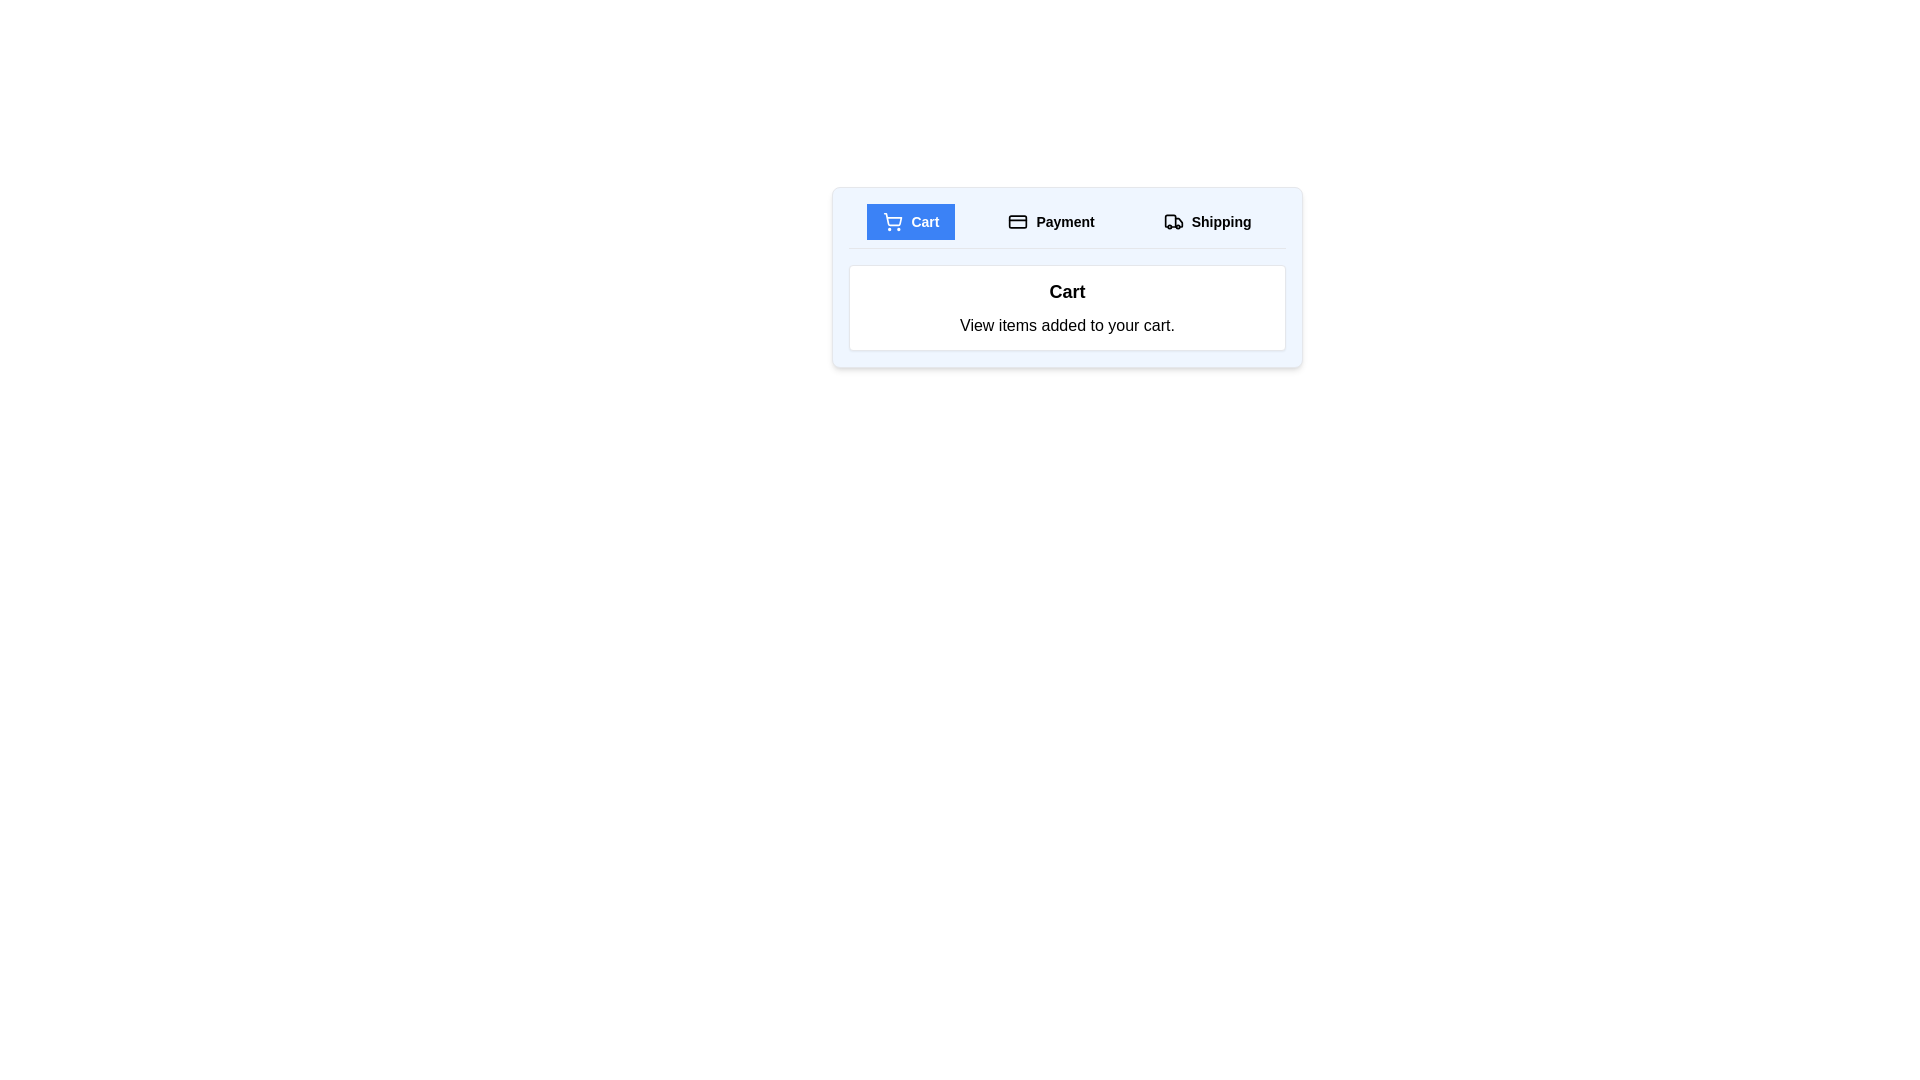 The height and width of the screenshot is (1080, 1920). What do you see at coordinates (1050, 222) in the screenshot?
I see `the Payment tab to switch to its content` at bounding box center [1050, 222].